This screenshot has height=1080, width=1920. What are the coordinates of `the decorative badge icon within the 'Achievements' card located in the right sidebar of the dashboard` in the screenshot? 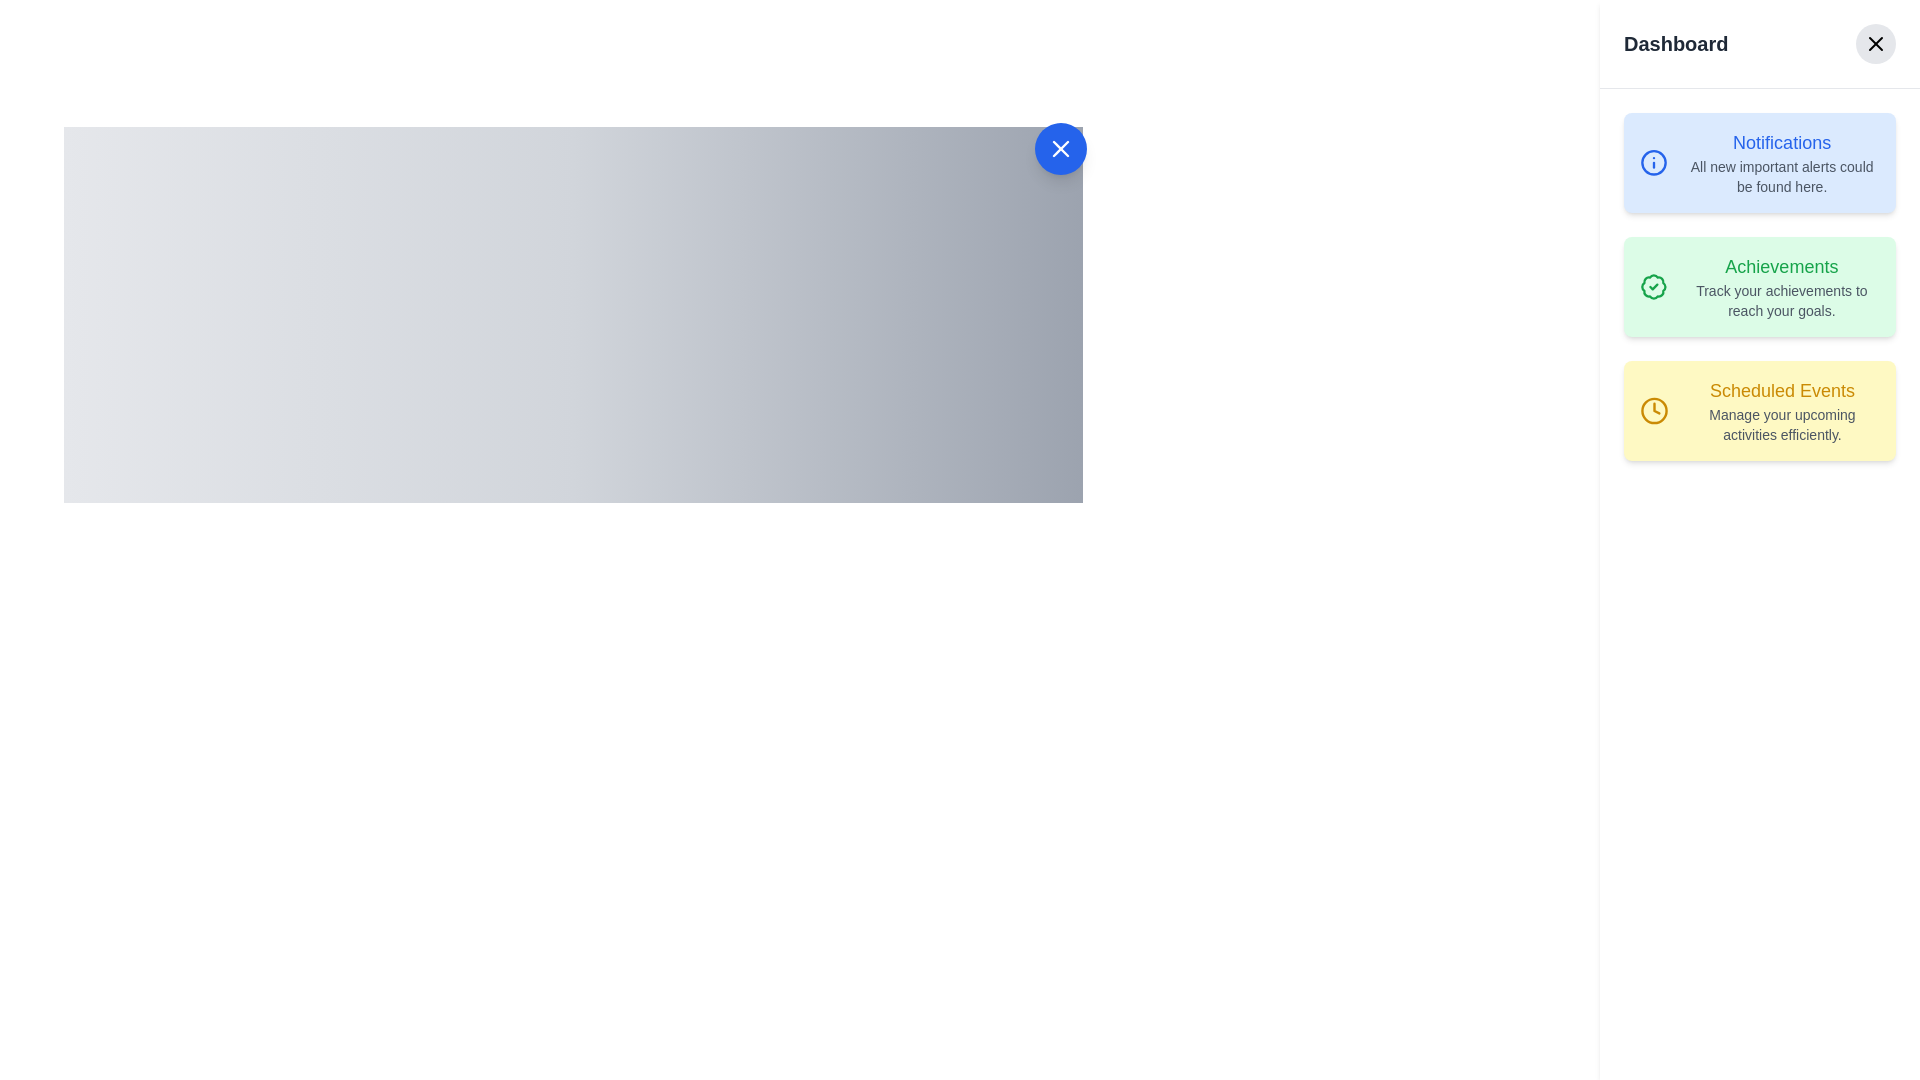 It's located at (1653, 286).